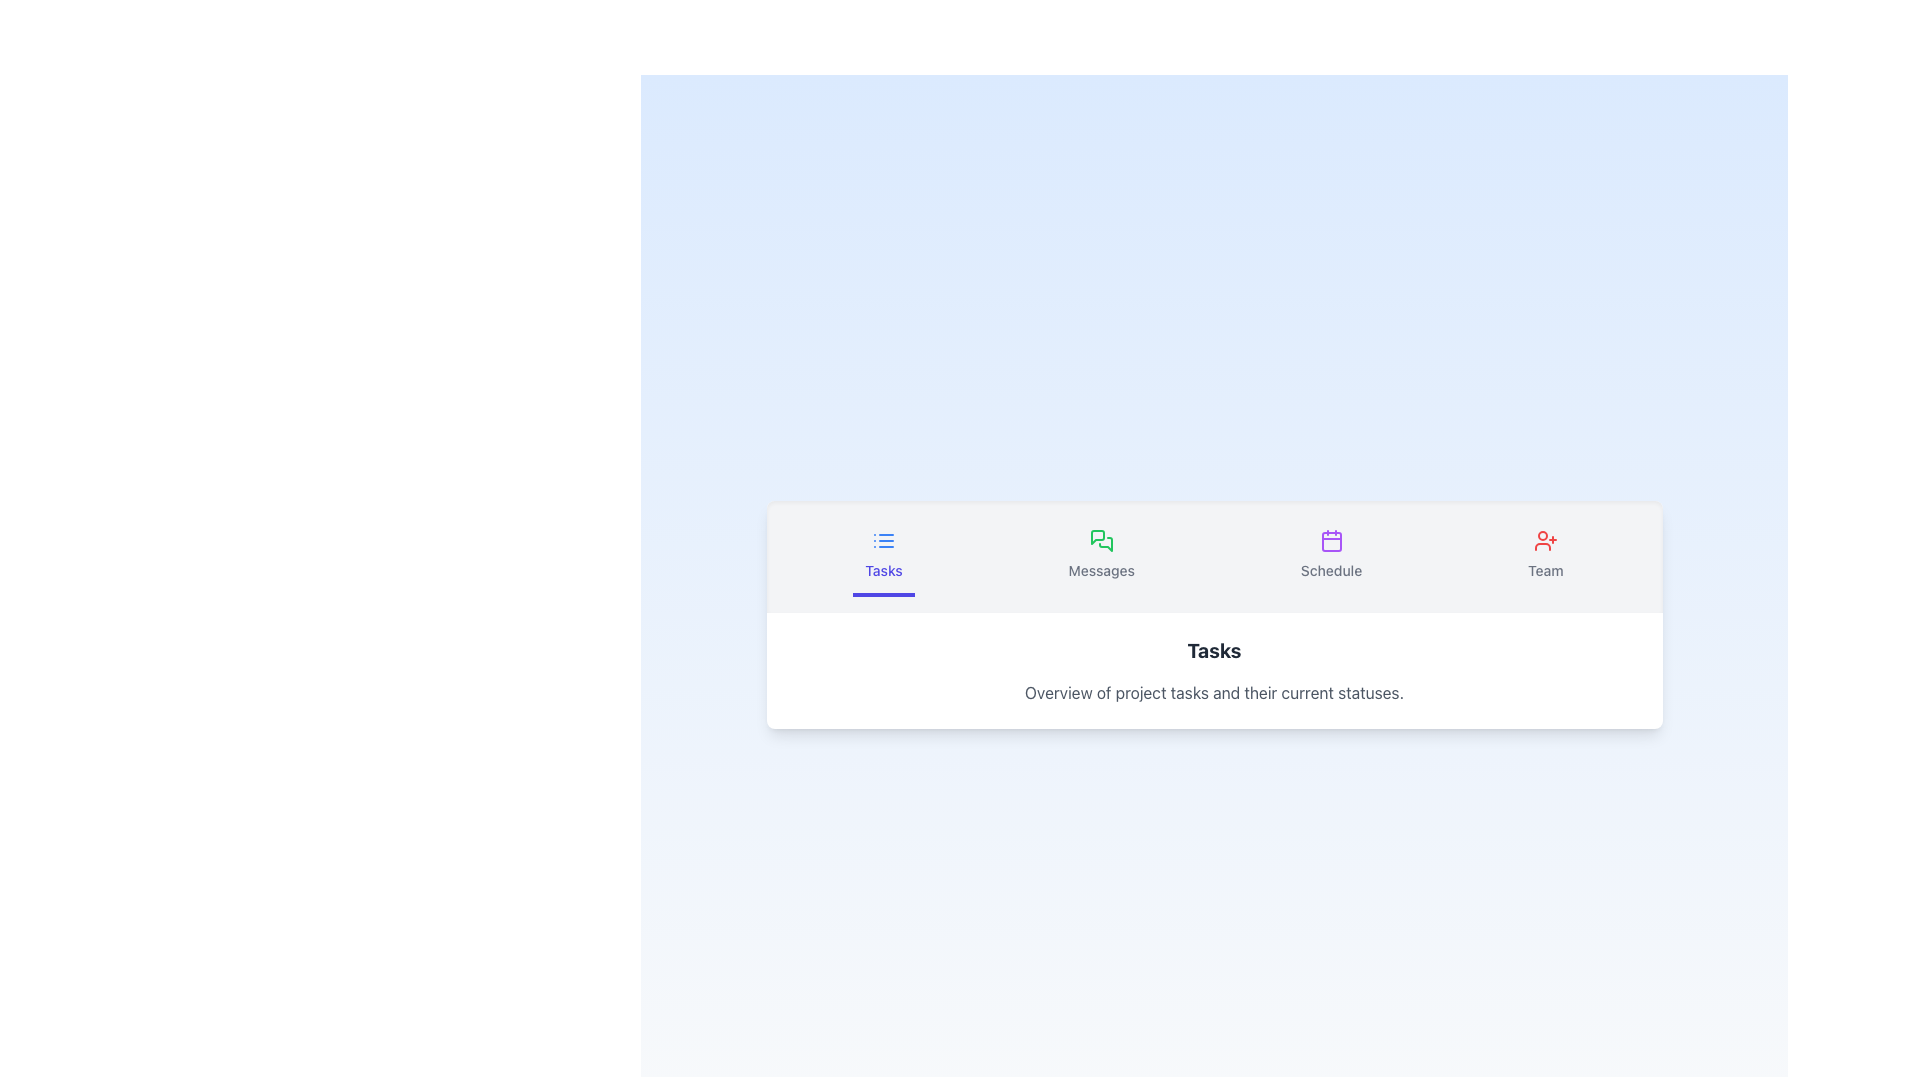 This screenshot has height=1080, width=1920. Describe the element at coordinates (883, 556) in the screenshot. I see `the navigational button with an icon and label to switch to the Tasks section` at that location.